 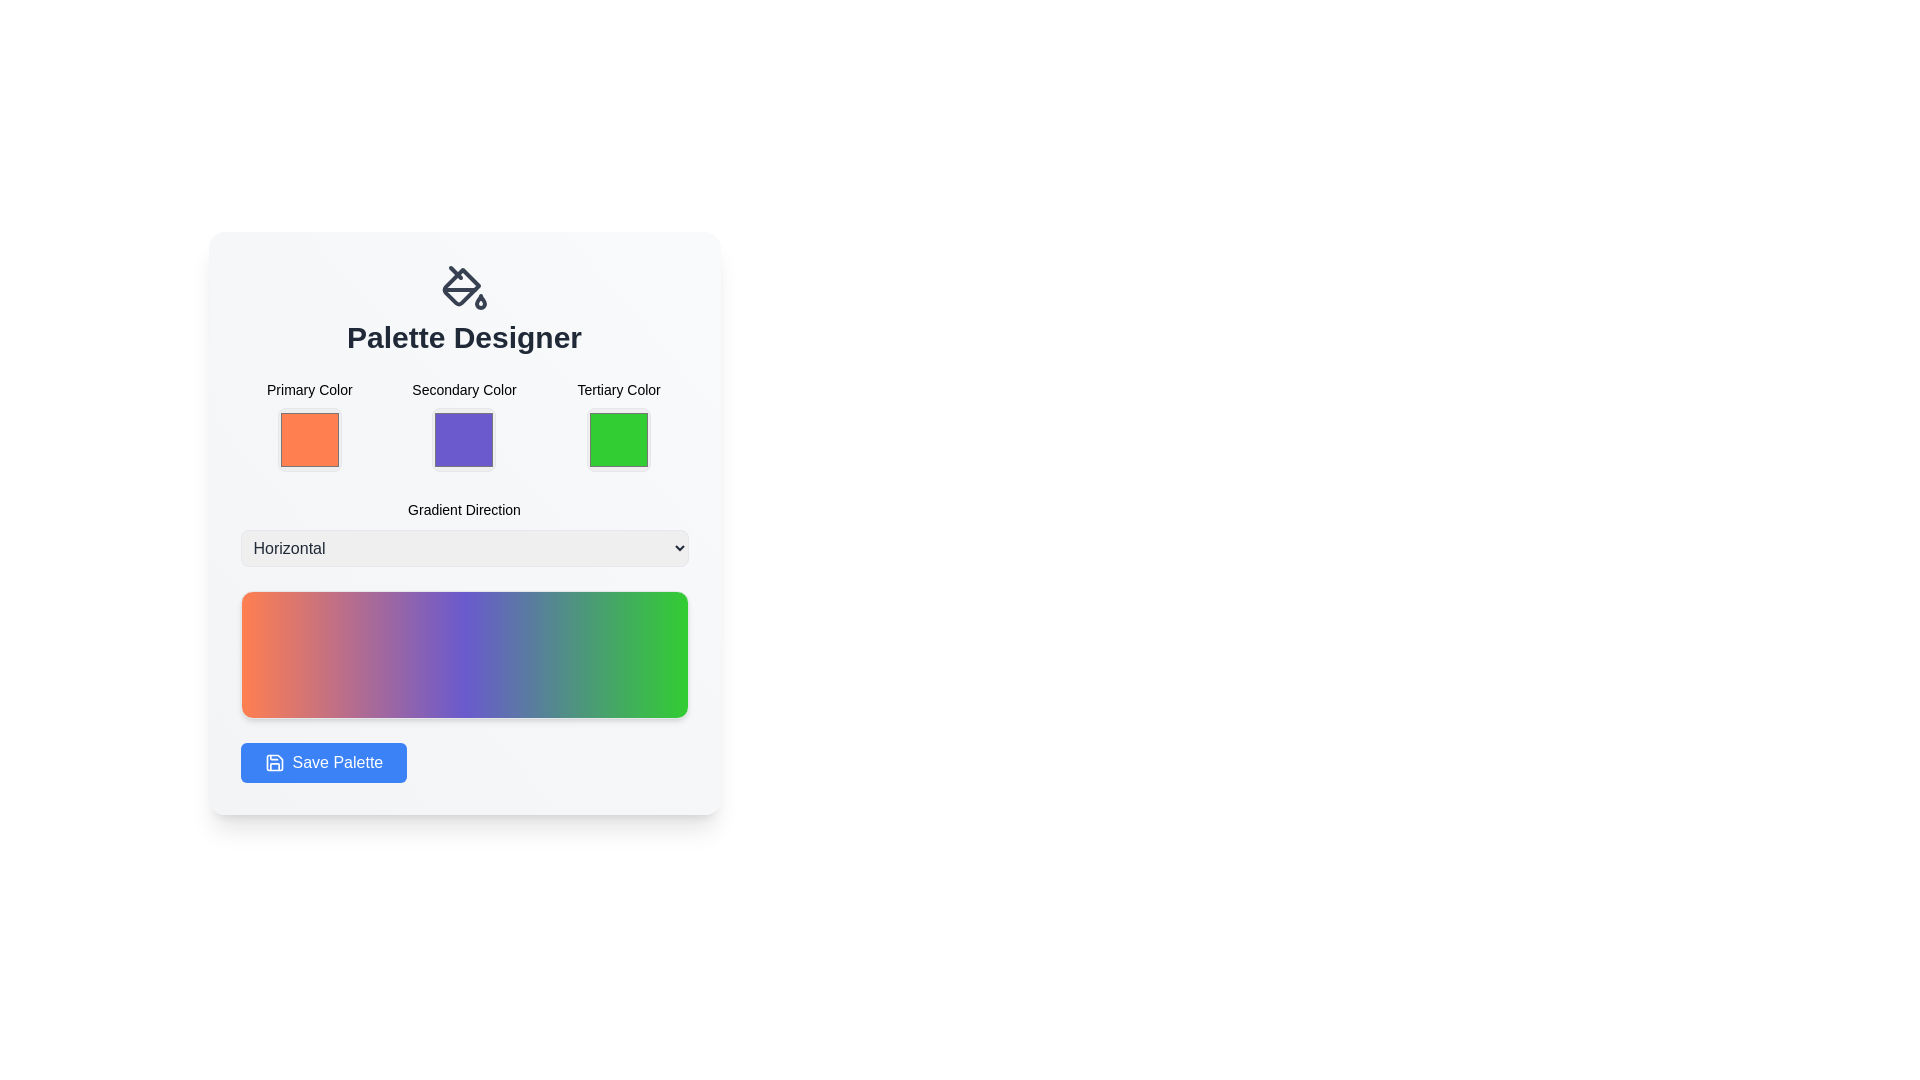 What do you see at coordinates (460, 287) in the screenshot?
I see `the dark gray paint bucket icon located above the 'Palette Designer' title text` at bounding box center [460, 287].